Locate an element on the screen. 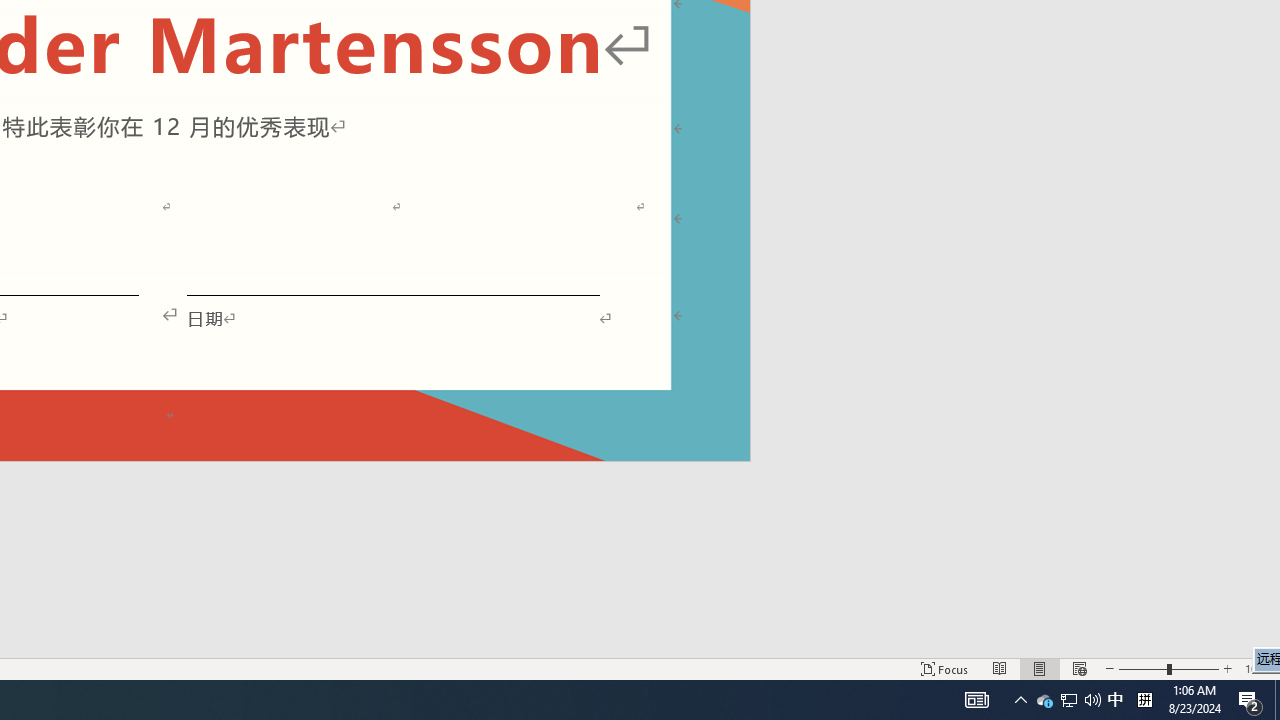 The image size is (1280, 720). 'Focus ' is located at coordinates (943, 669).